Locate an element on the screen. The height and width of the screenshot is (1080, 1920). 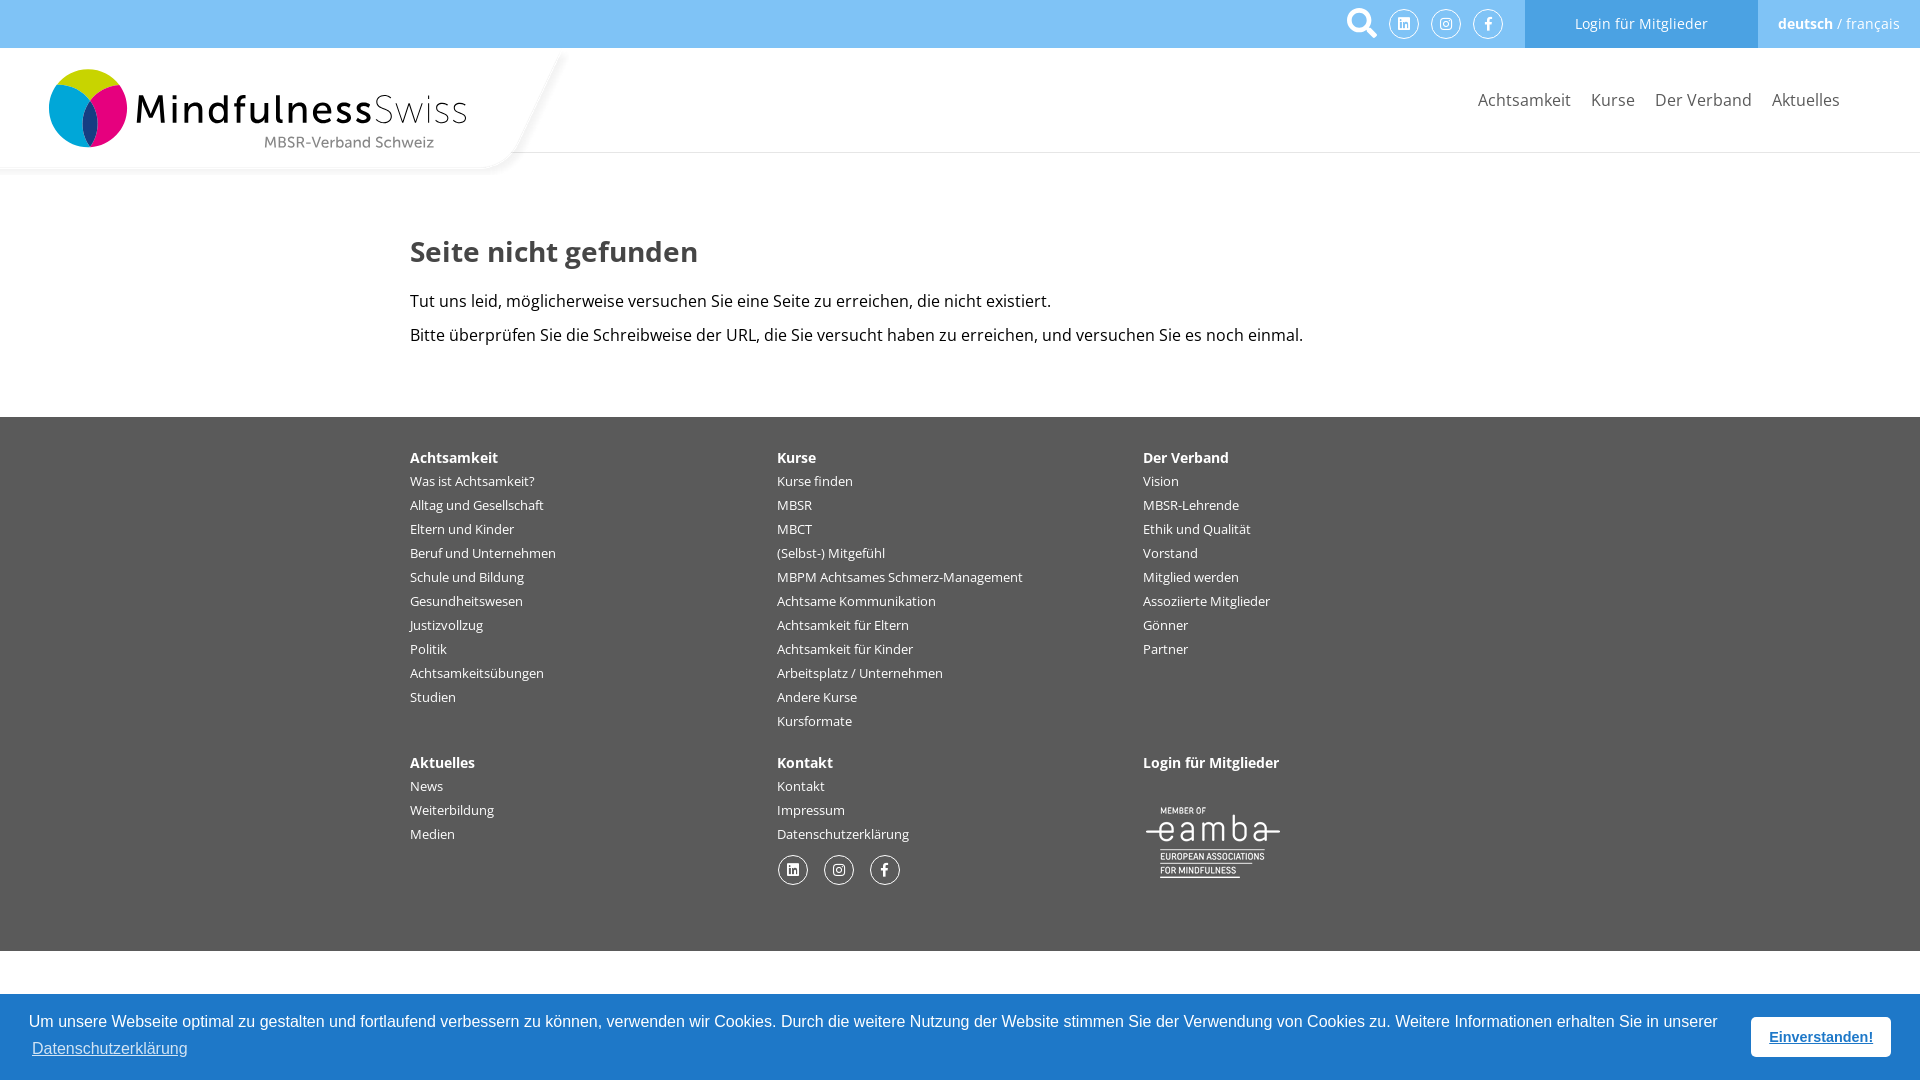
'Vision' is located at coordinates (1161, 482).